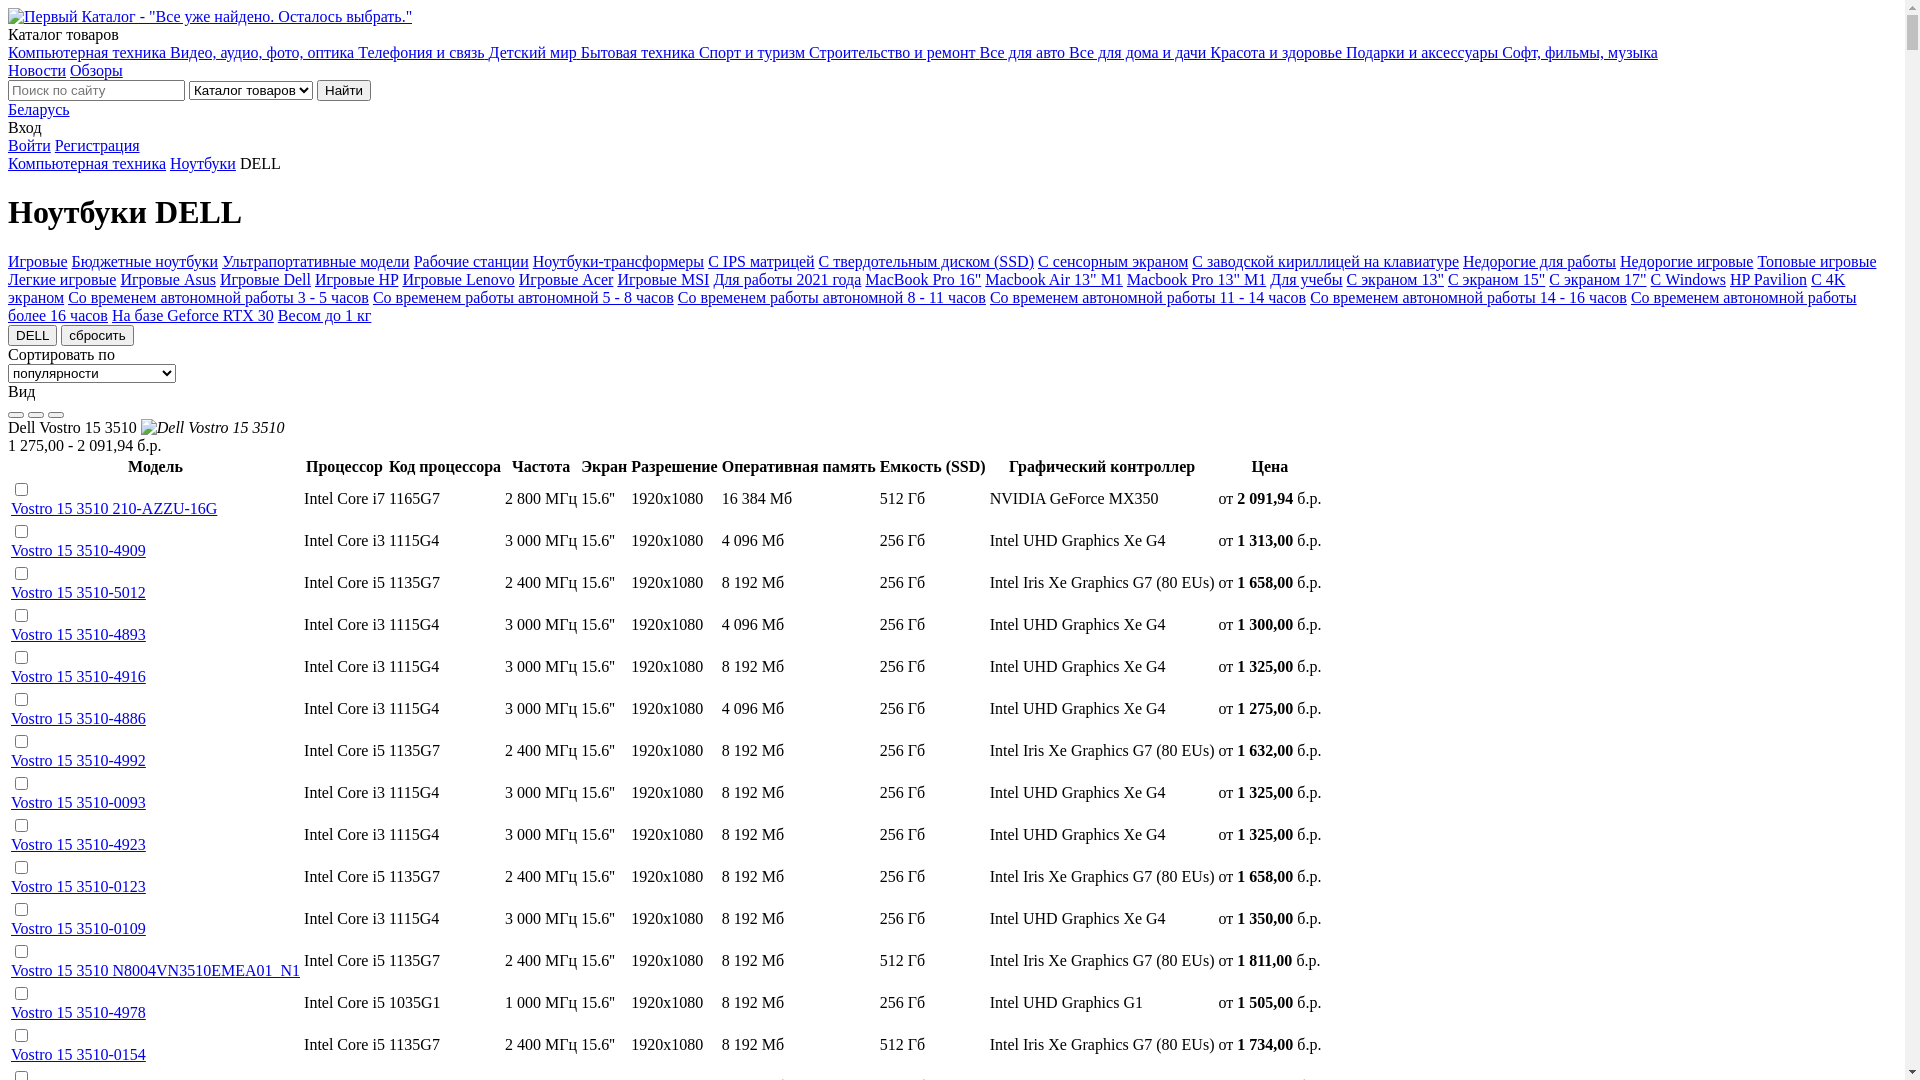 The image size is (1920, 1080). What do you see at coordinates (10, 760) in the screenshot?
I see `'Vostro 15 3510-4992'` at bounding box center [10, 760].